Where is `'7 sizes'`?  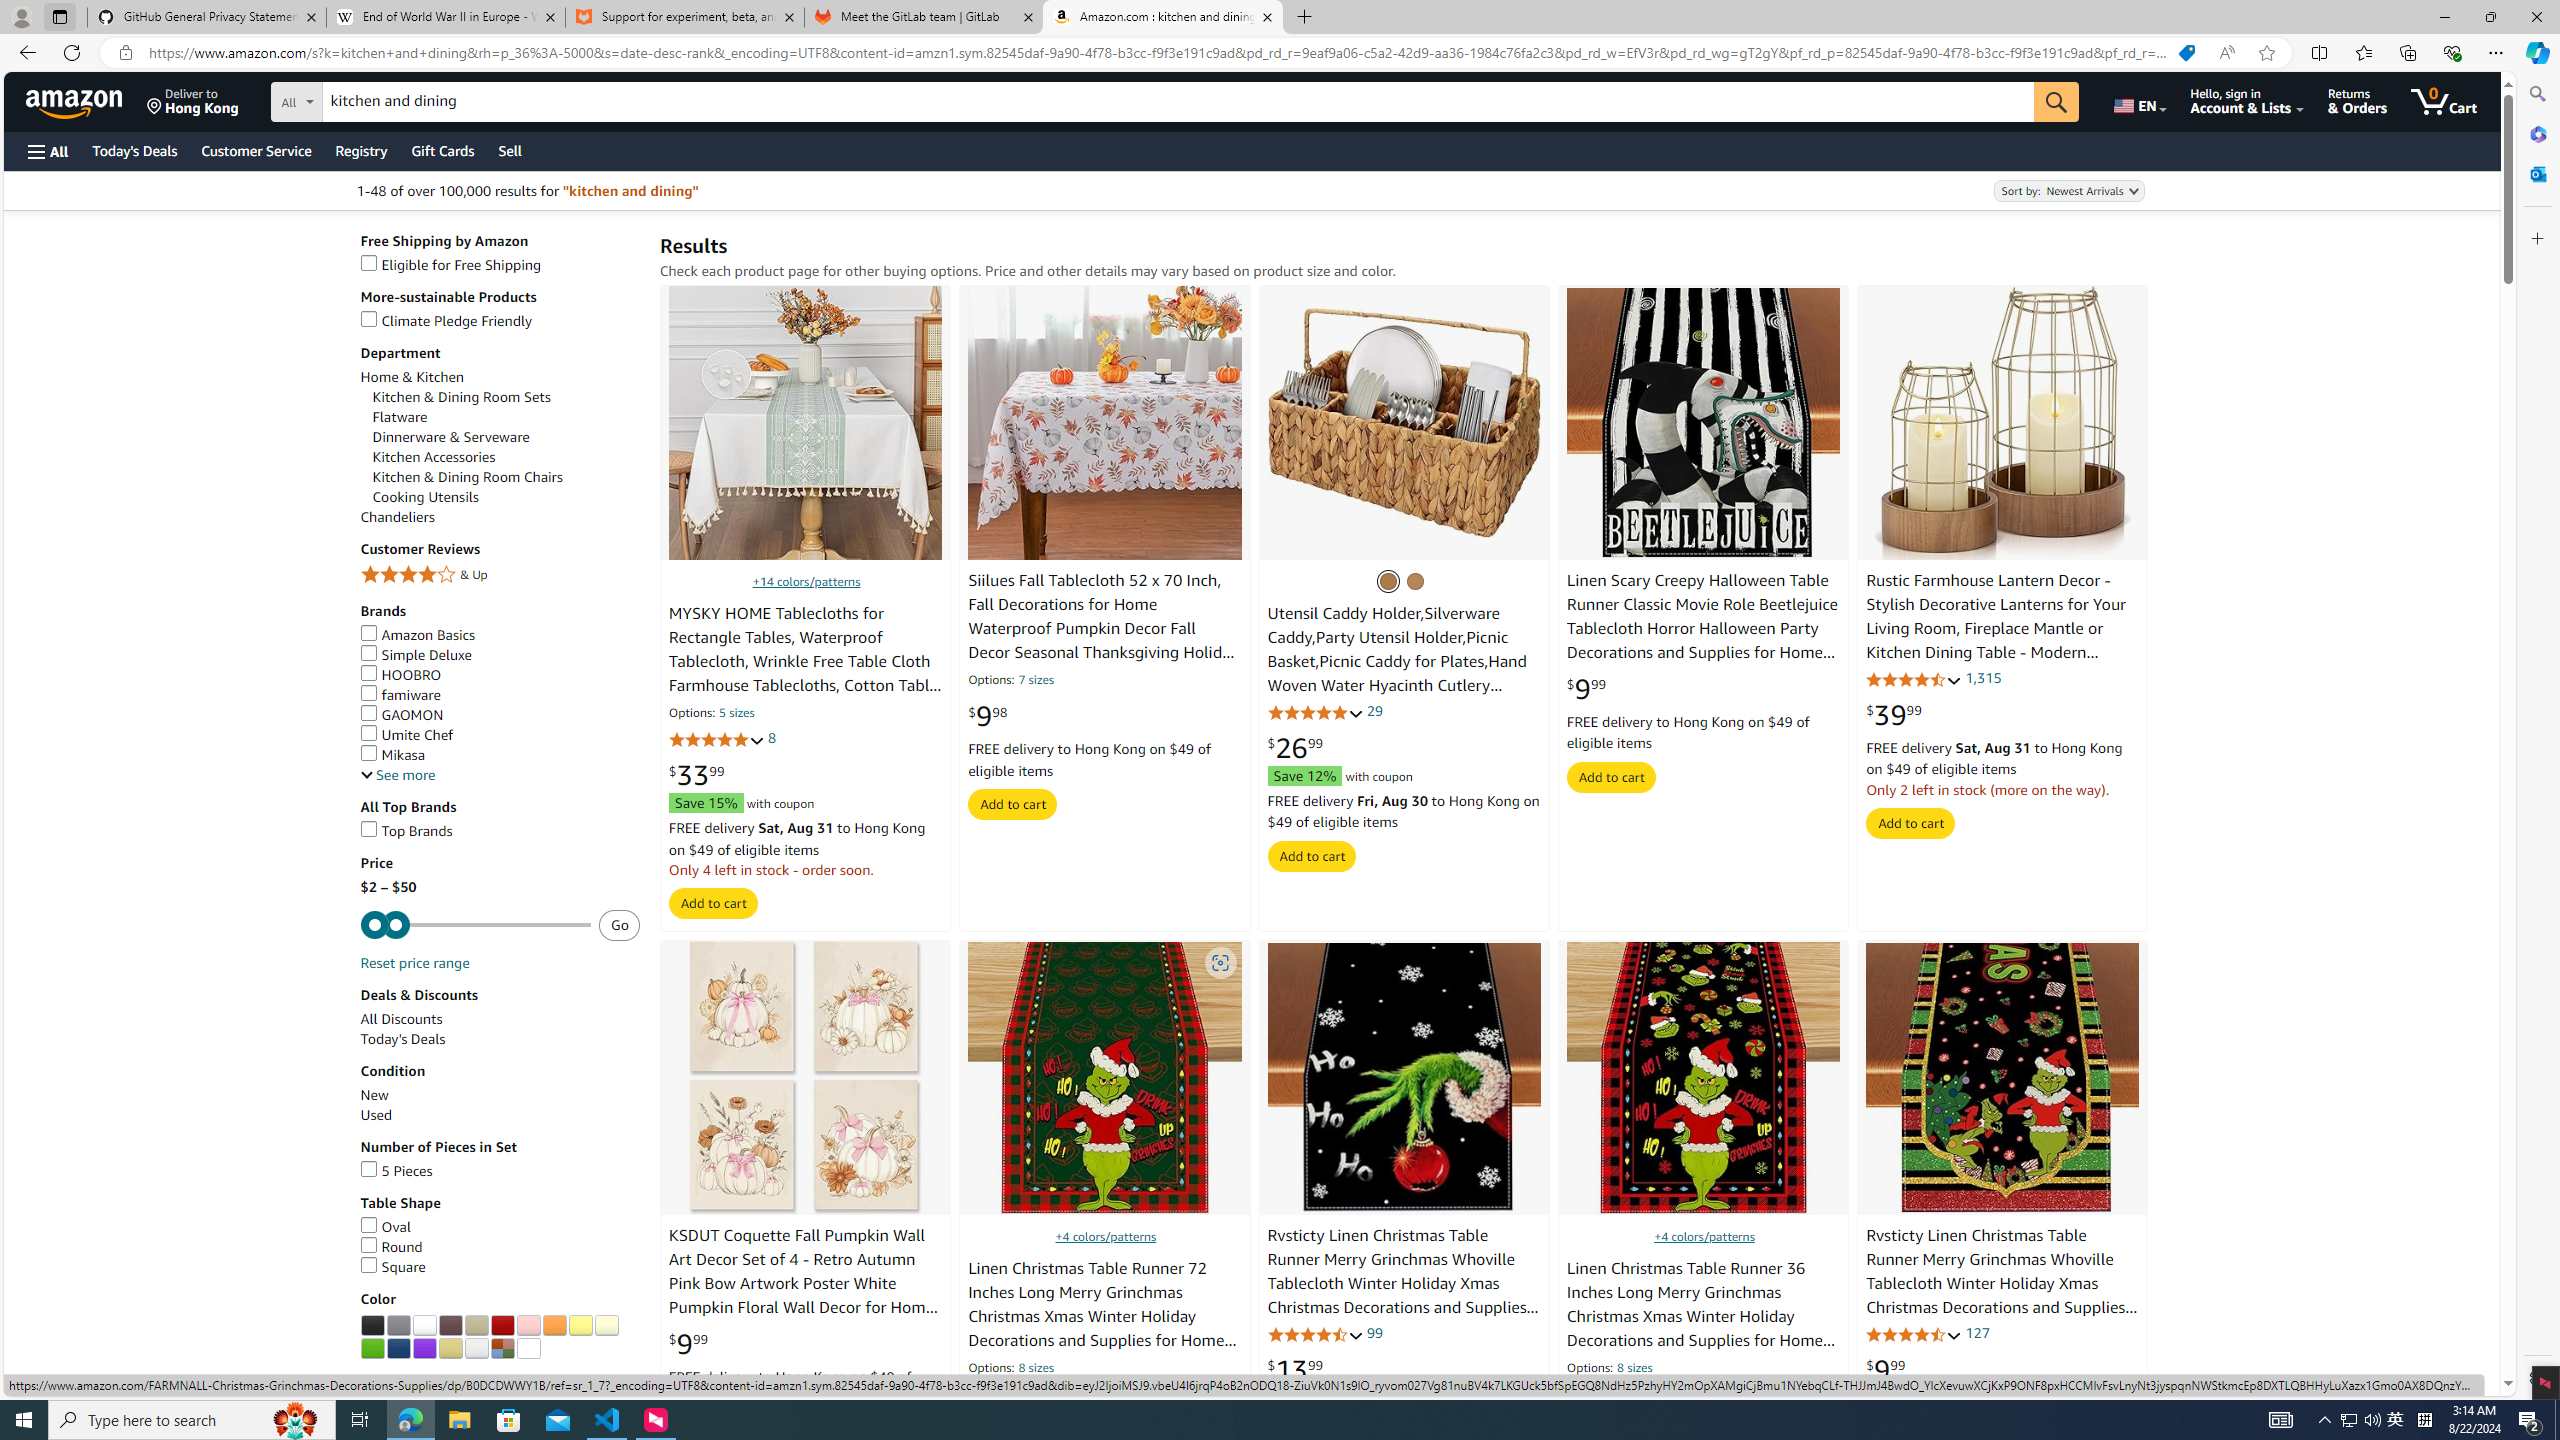
'7 sizes' is located at coordinates (1035, 681).